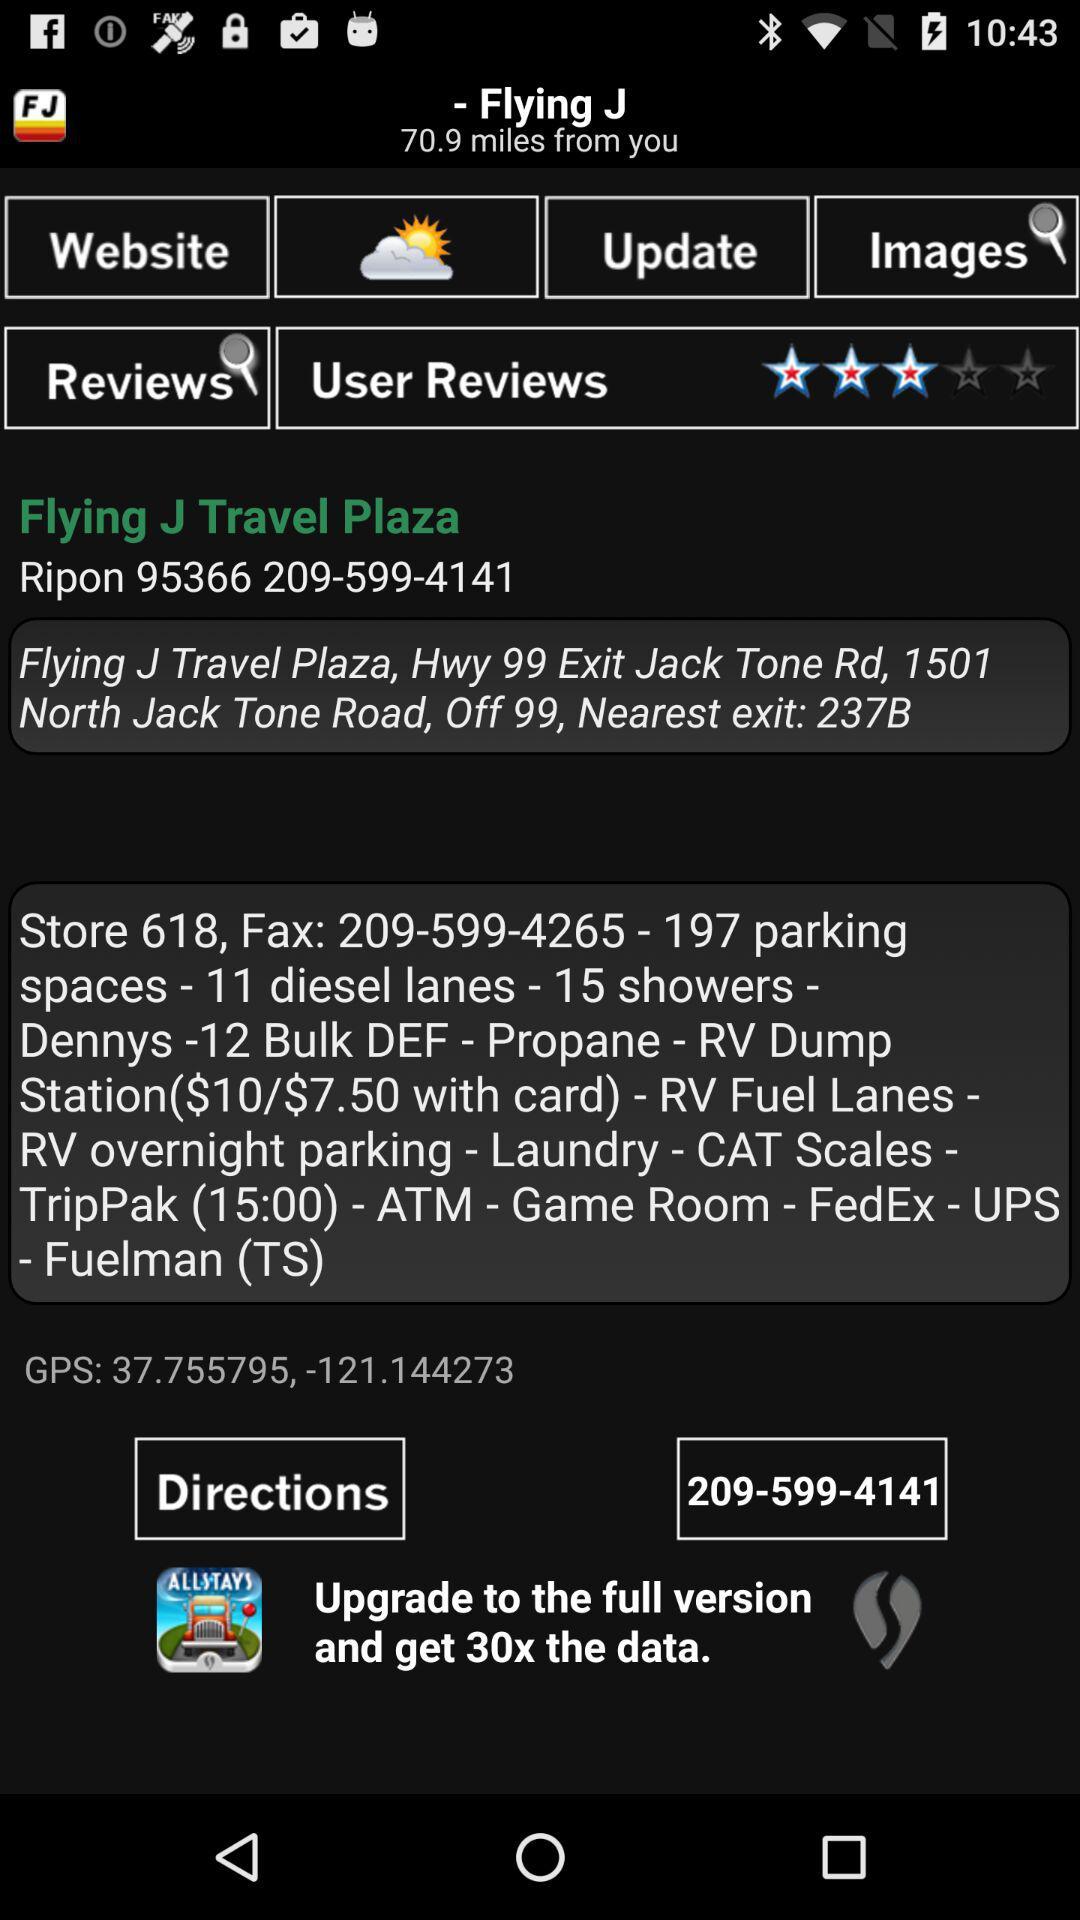 The height and width of the screenshot is (1920, 1080). What do you see at coordinates (136, 378) in the screenshot?
I see `search reviews` at bounding box center [136, 378].